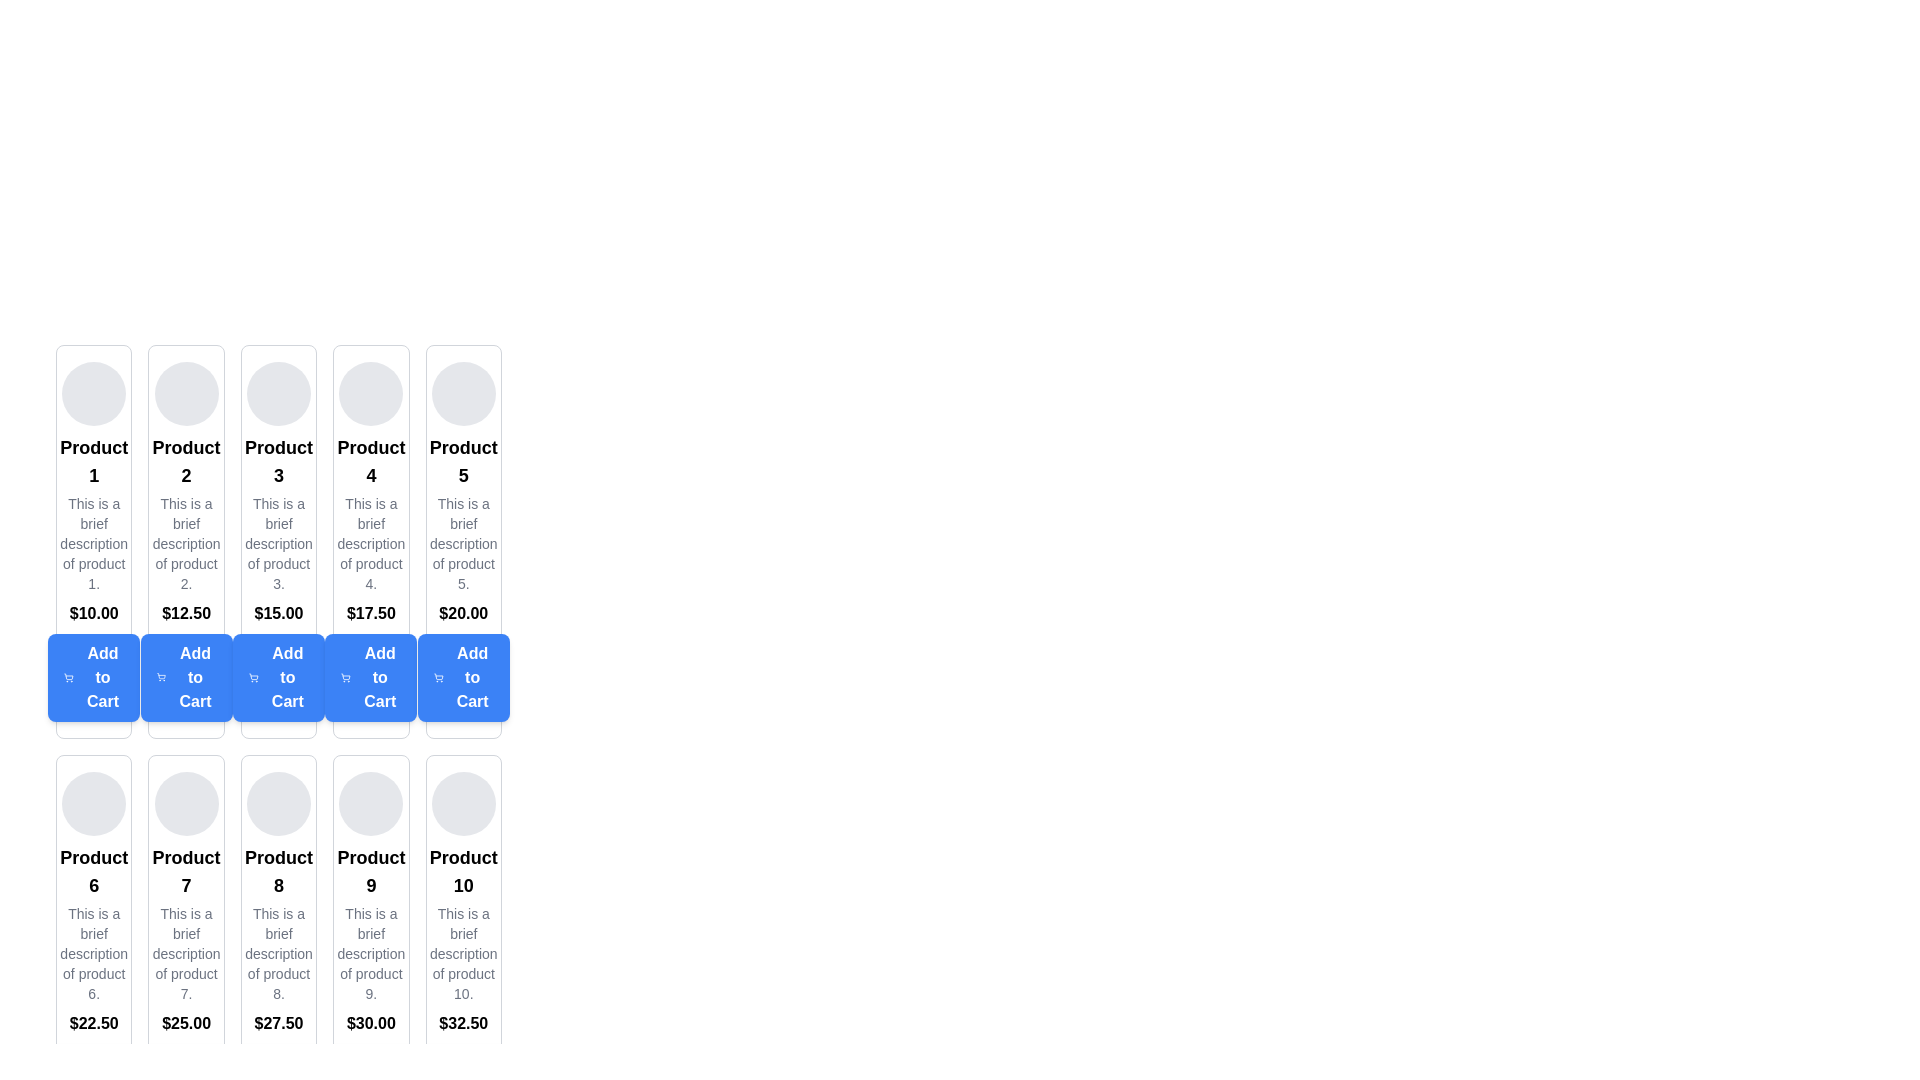 This screenshot has height=1080, width=1920. What do you see at coordinates (462, 543) in the screenshot?
I see `text block providing a concise description of 'Product 5', which is located beneath the title and above the price in the first row and fifth column of the grid layout` at bounding box center [462, 543].